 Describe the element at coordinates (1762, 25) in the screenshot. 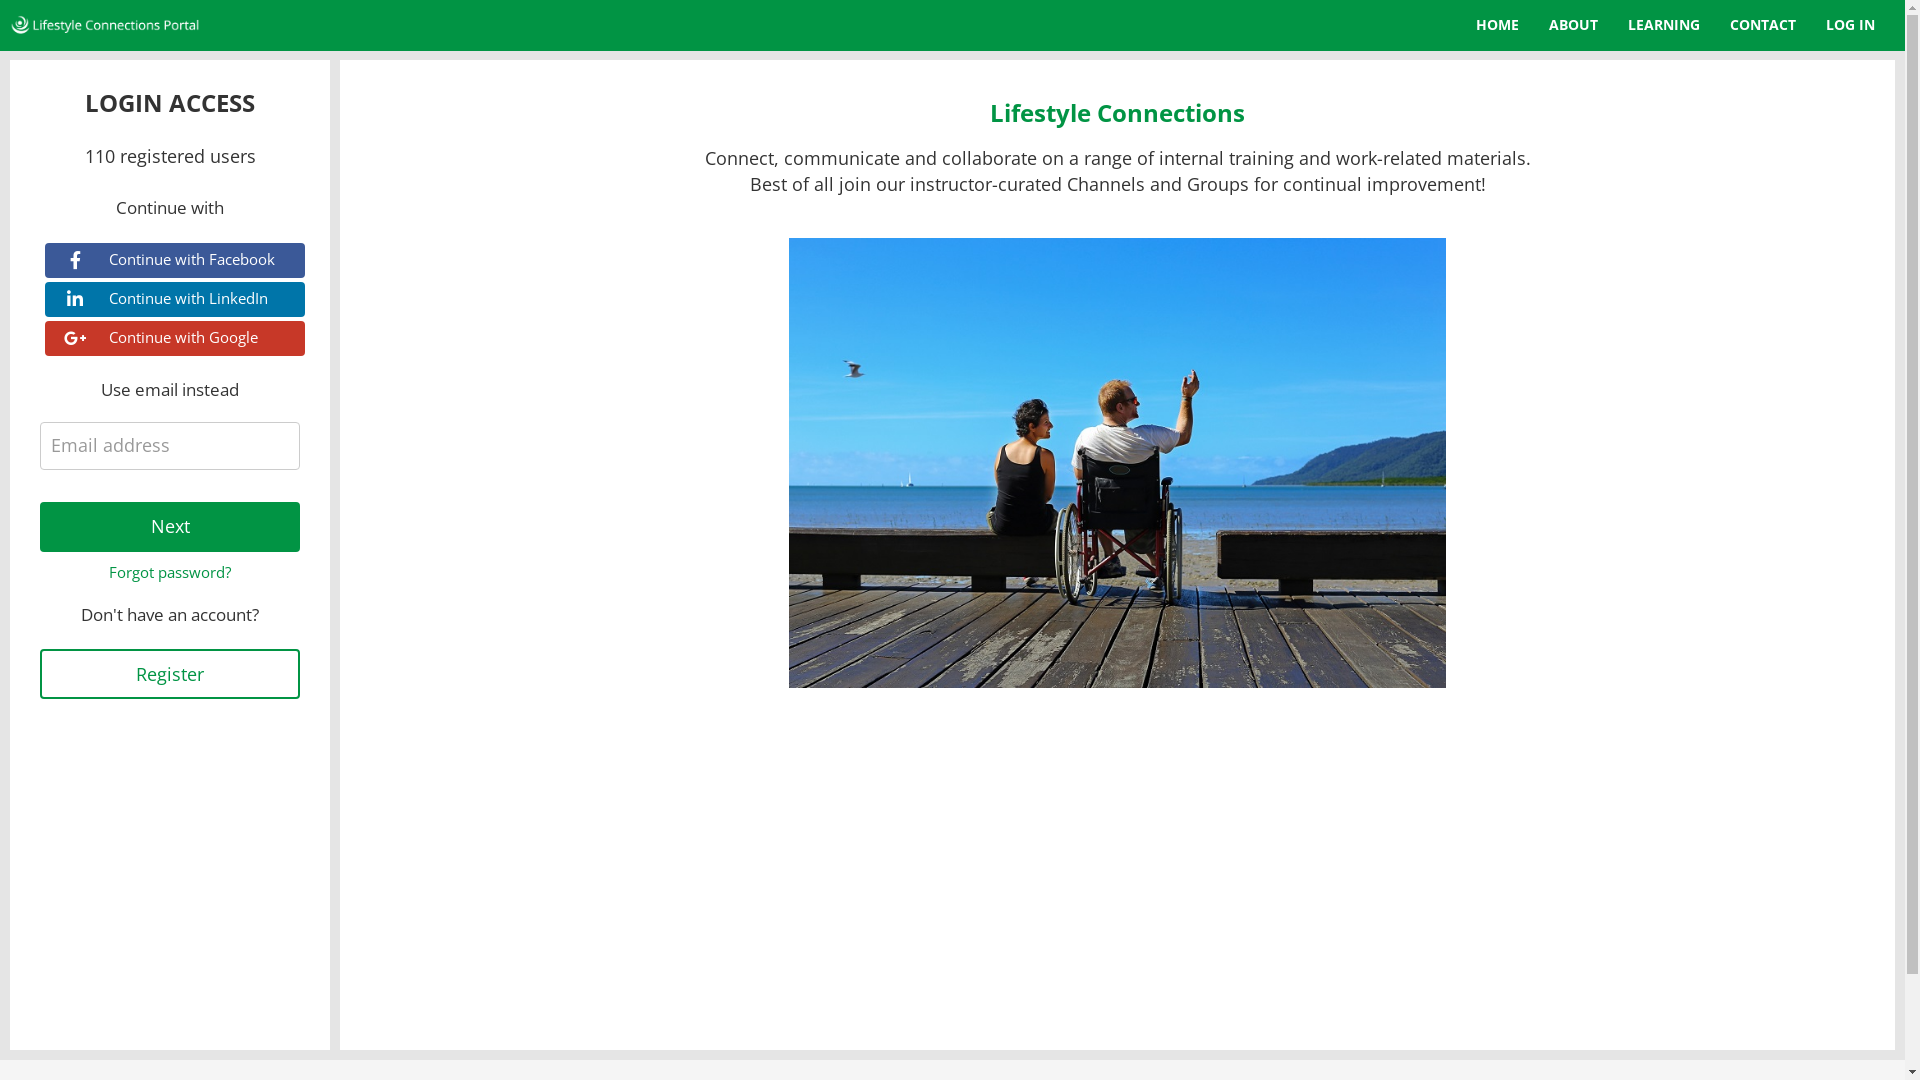

I see `'CONTACT'` at that location.